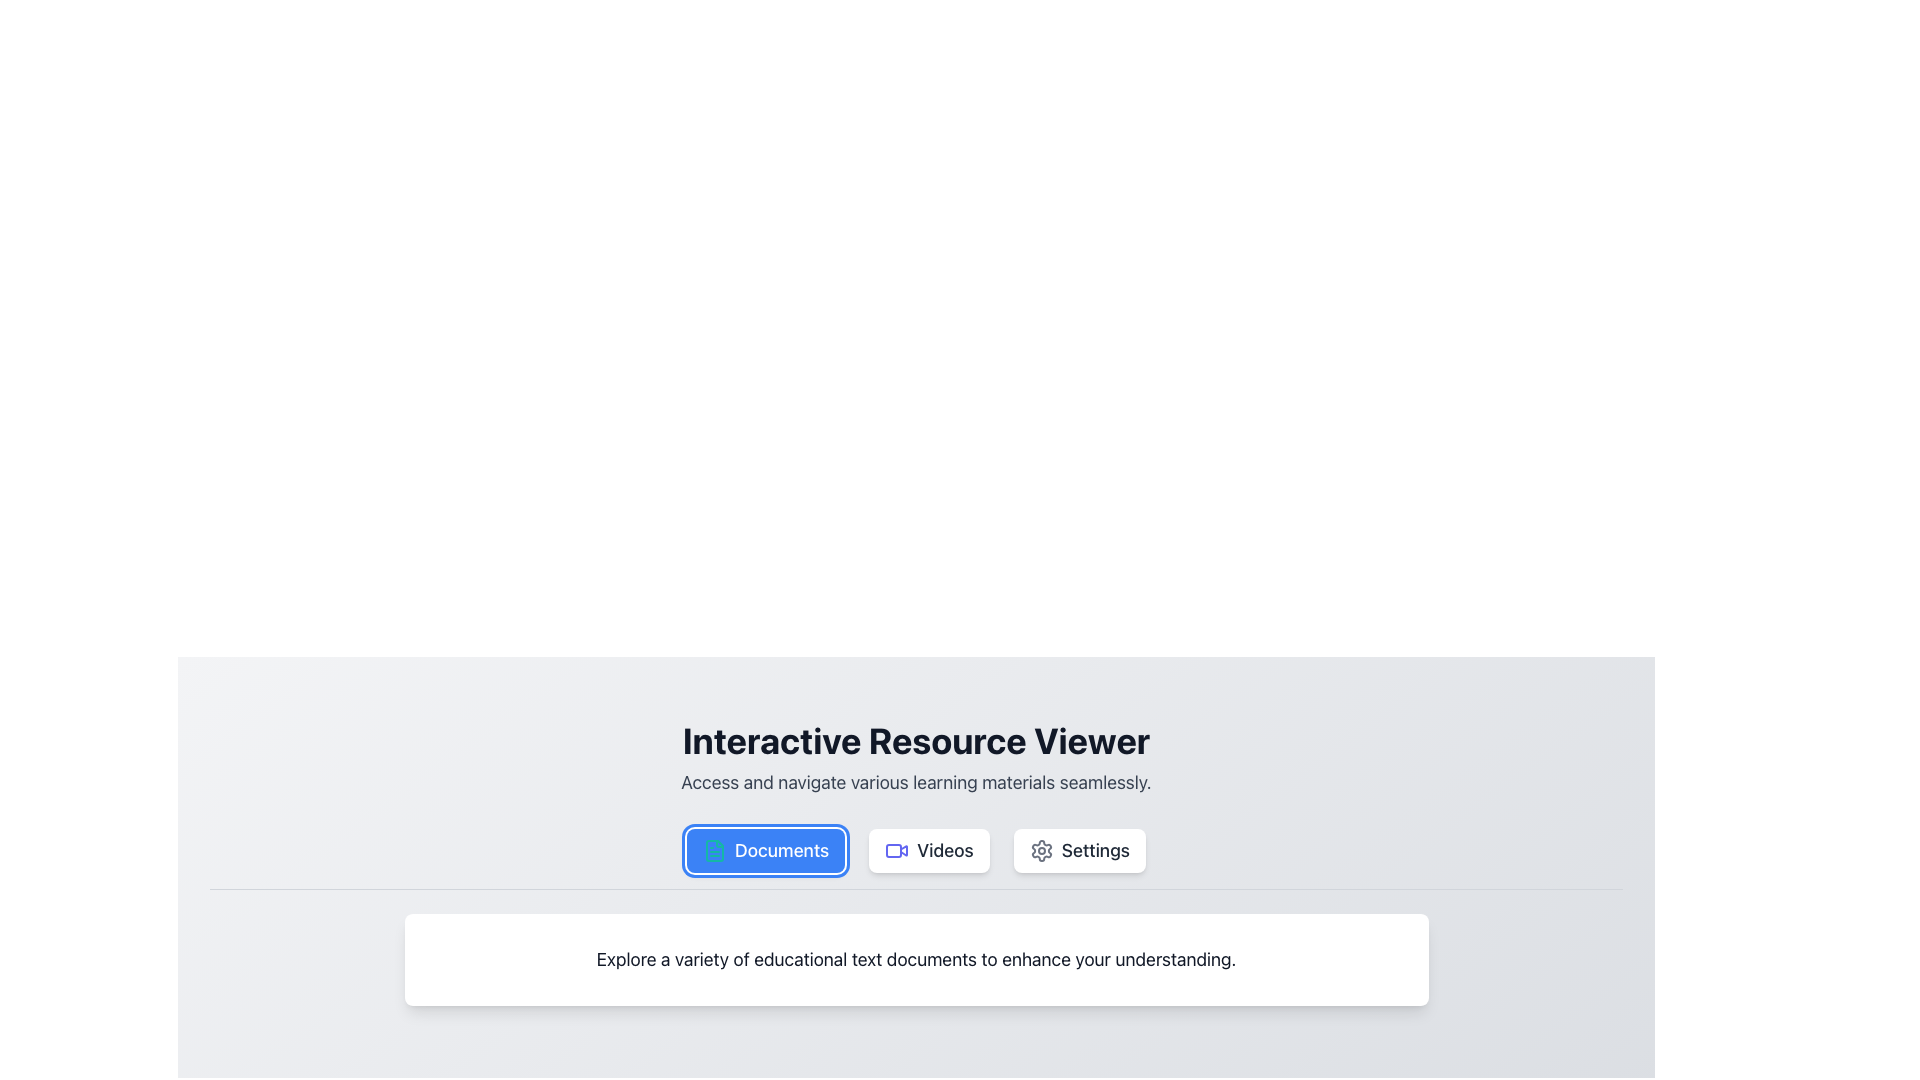 The image size is (1920, 1080). I want to click on the gear icon for settings located, so click(1040, 851).